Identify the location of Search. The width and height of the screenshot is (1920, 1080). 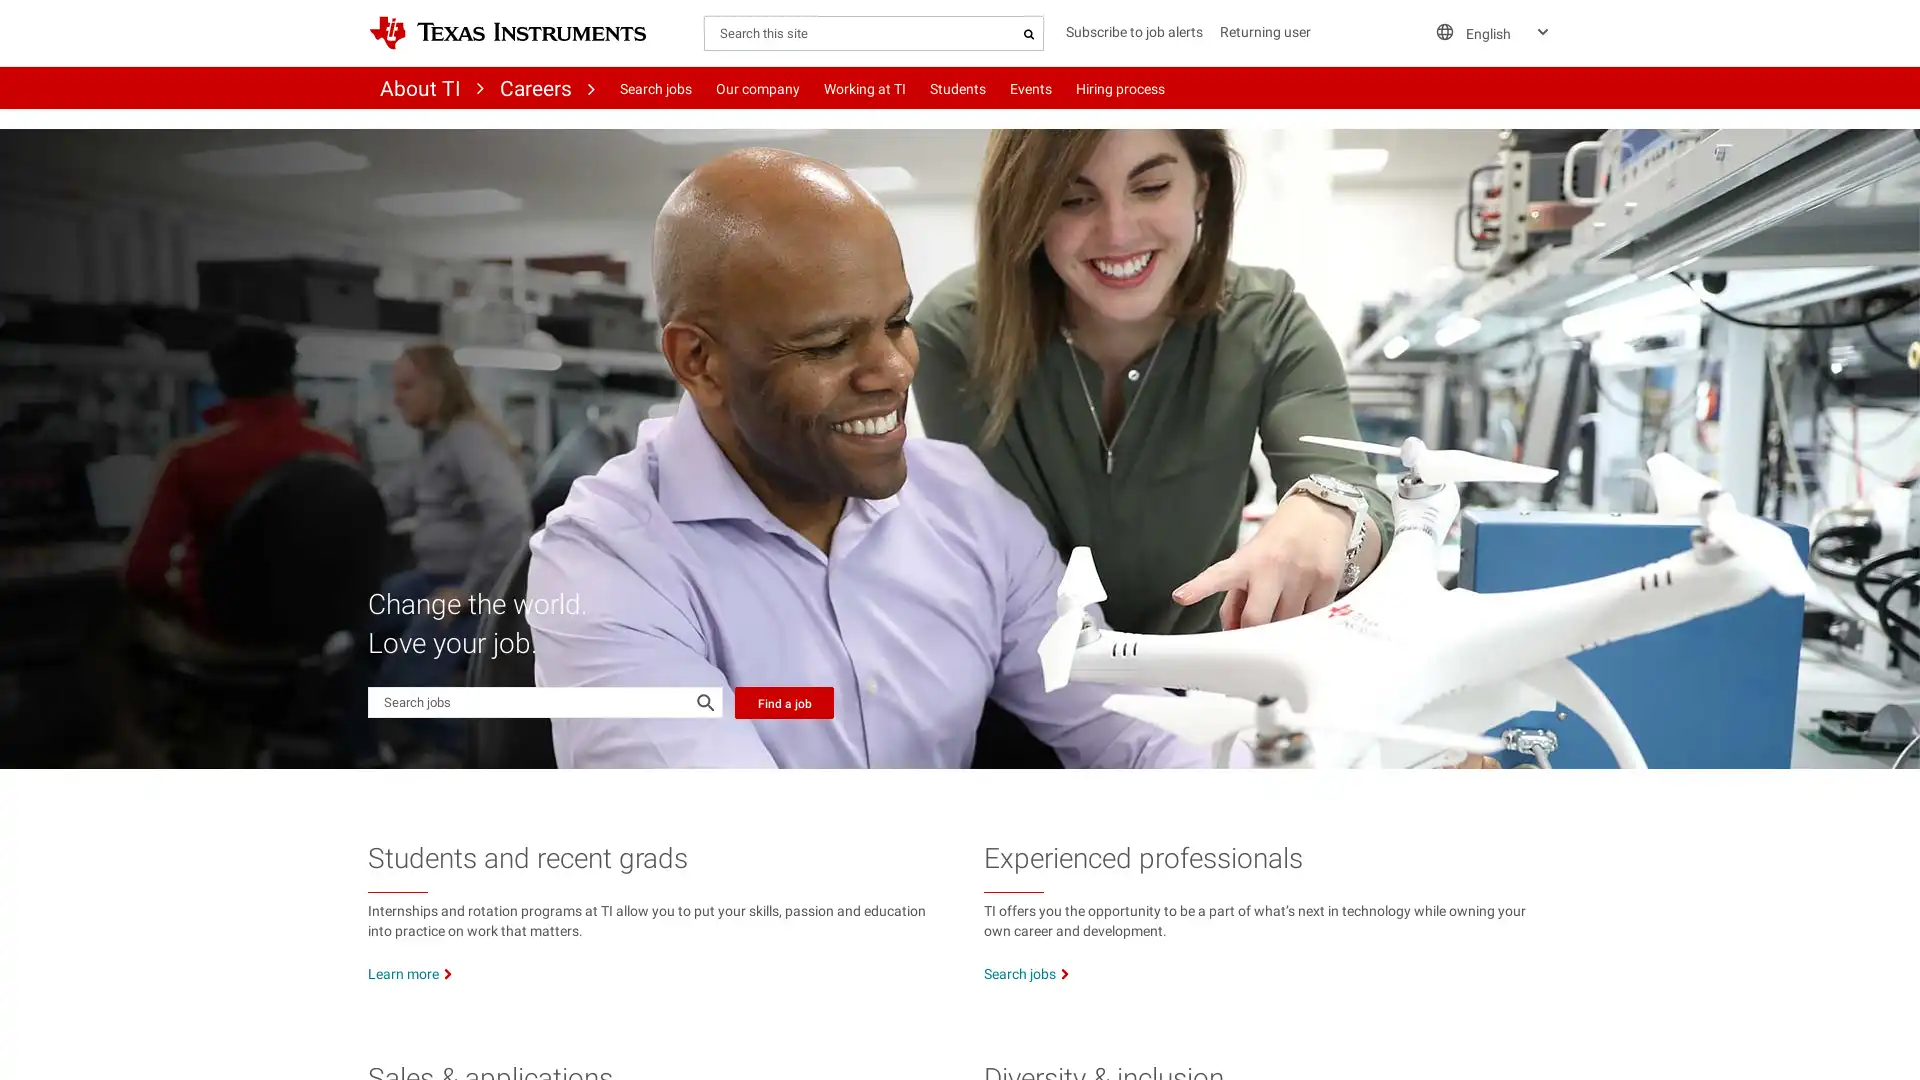
(1028, 33).